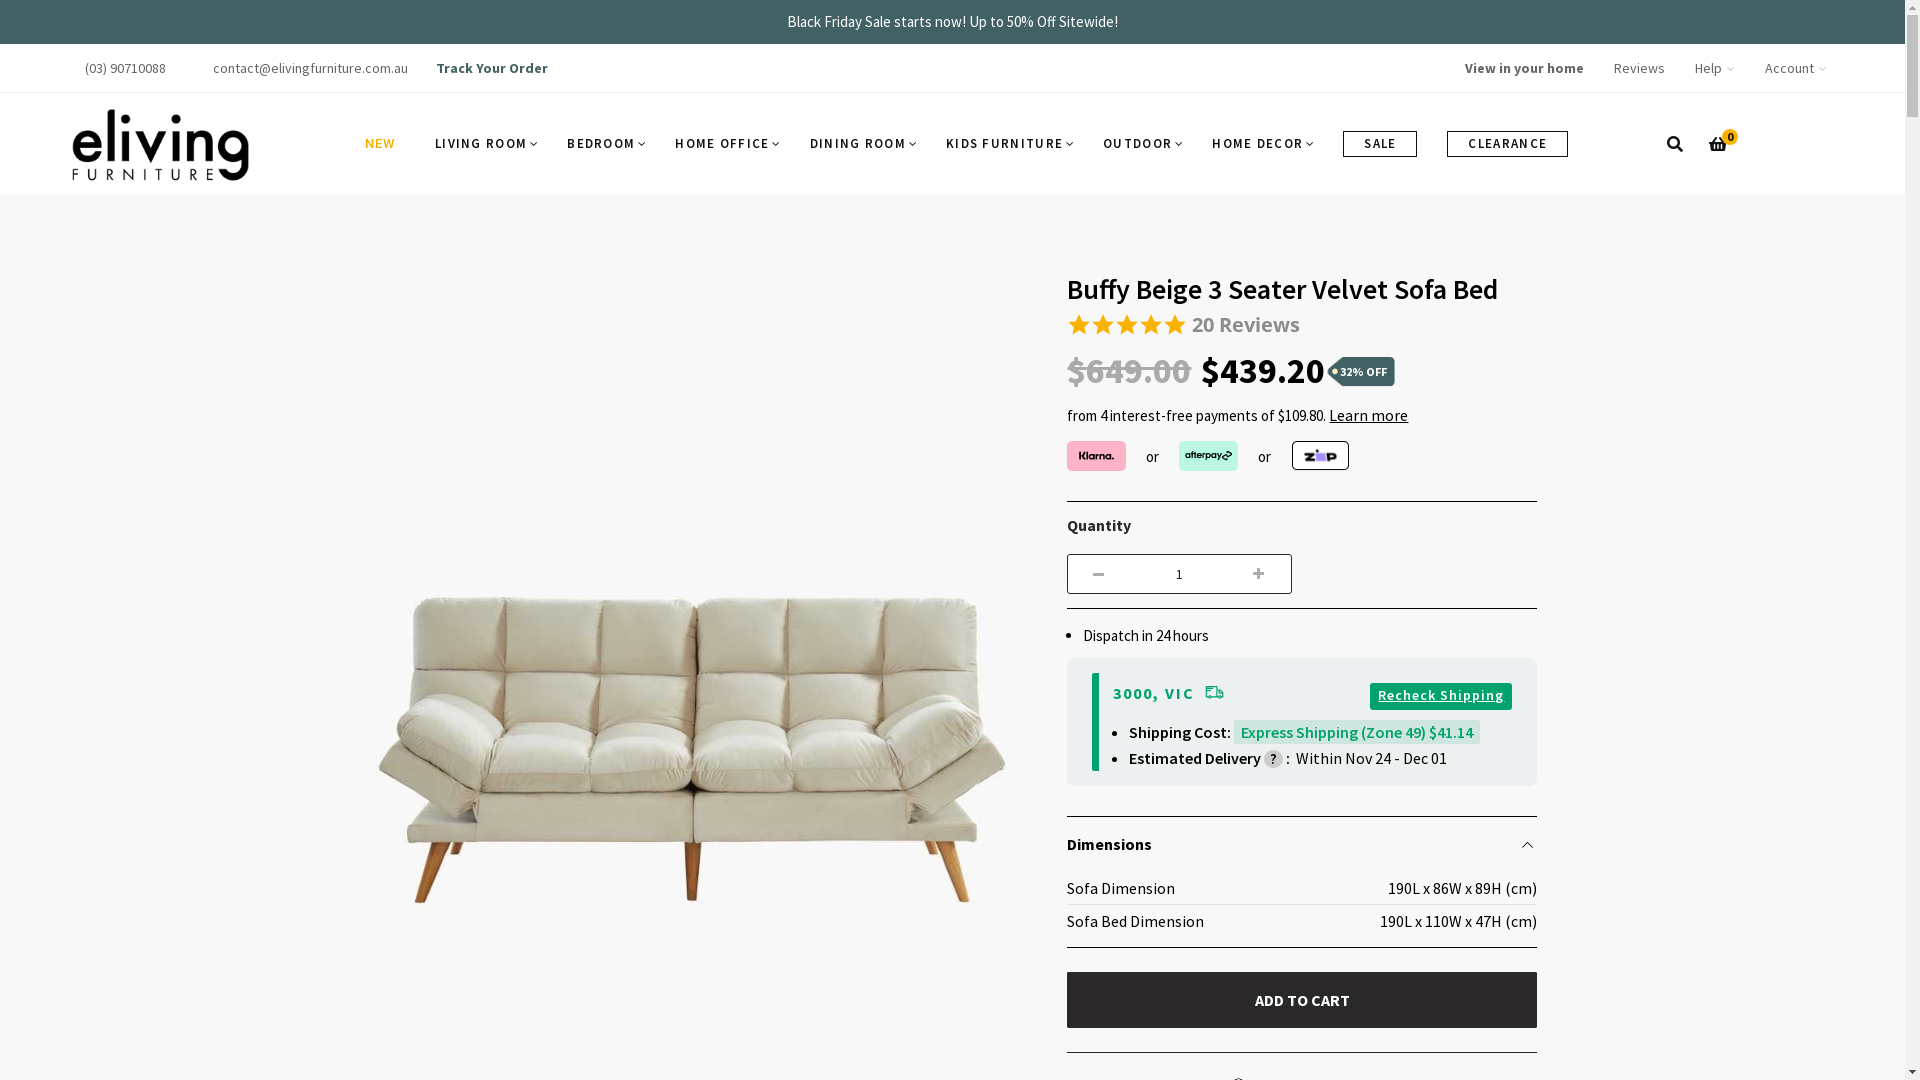 The image size is (1920, 1080). I want to click on 'Learn more', so click(1367, 414).